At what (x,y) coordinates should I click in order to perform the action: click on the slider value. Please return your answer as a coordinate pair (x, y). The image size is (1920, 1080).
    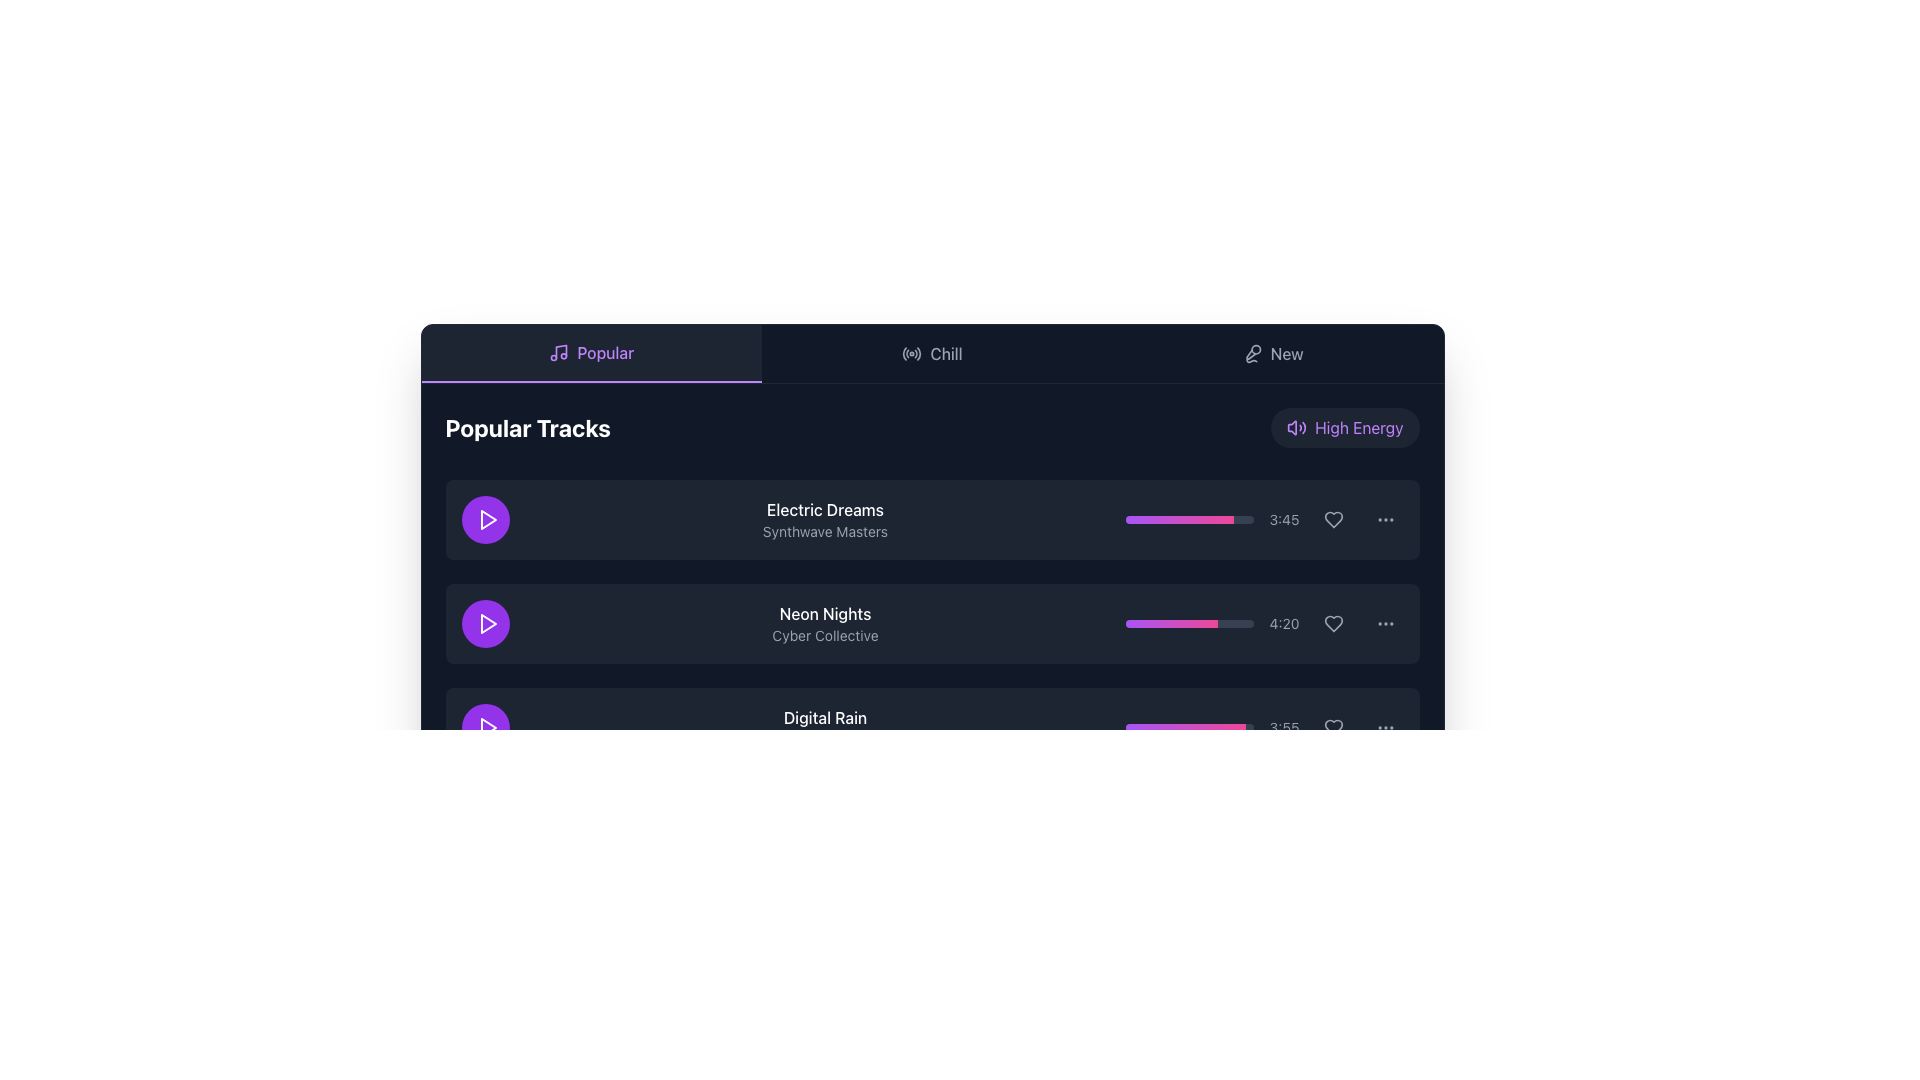
    Looking at the image, I should click on (1185, 728).